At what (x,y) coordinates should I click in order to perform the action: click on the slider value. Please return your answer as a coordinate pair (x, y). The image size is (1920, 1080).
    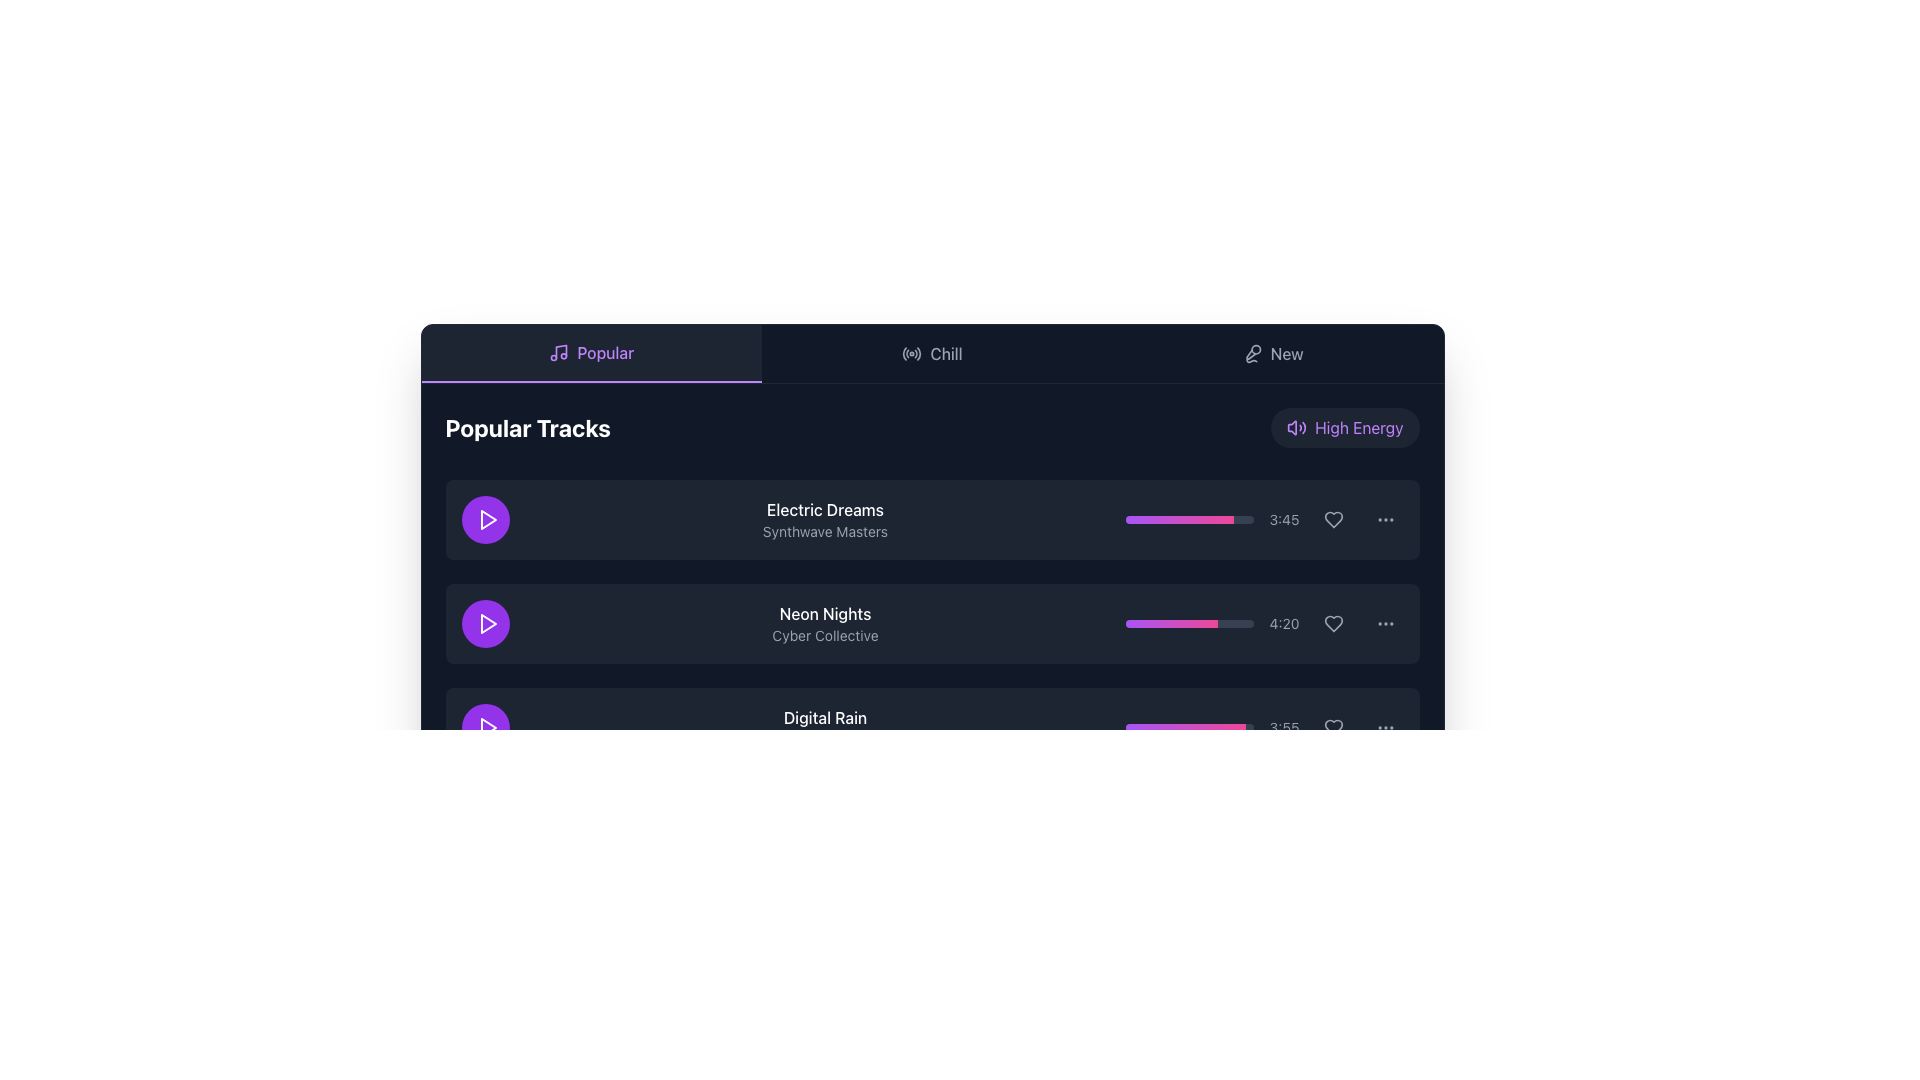
    Looking at the image, I should click on (1185, 728).